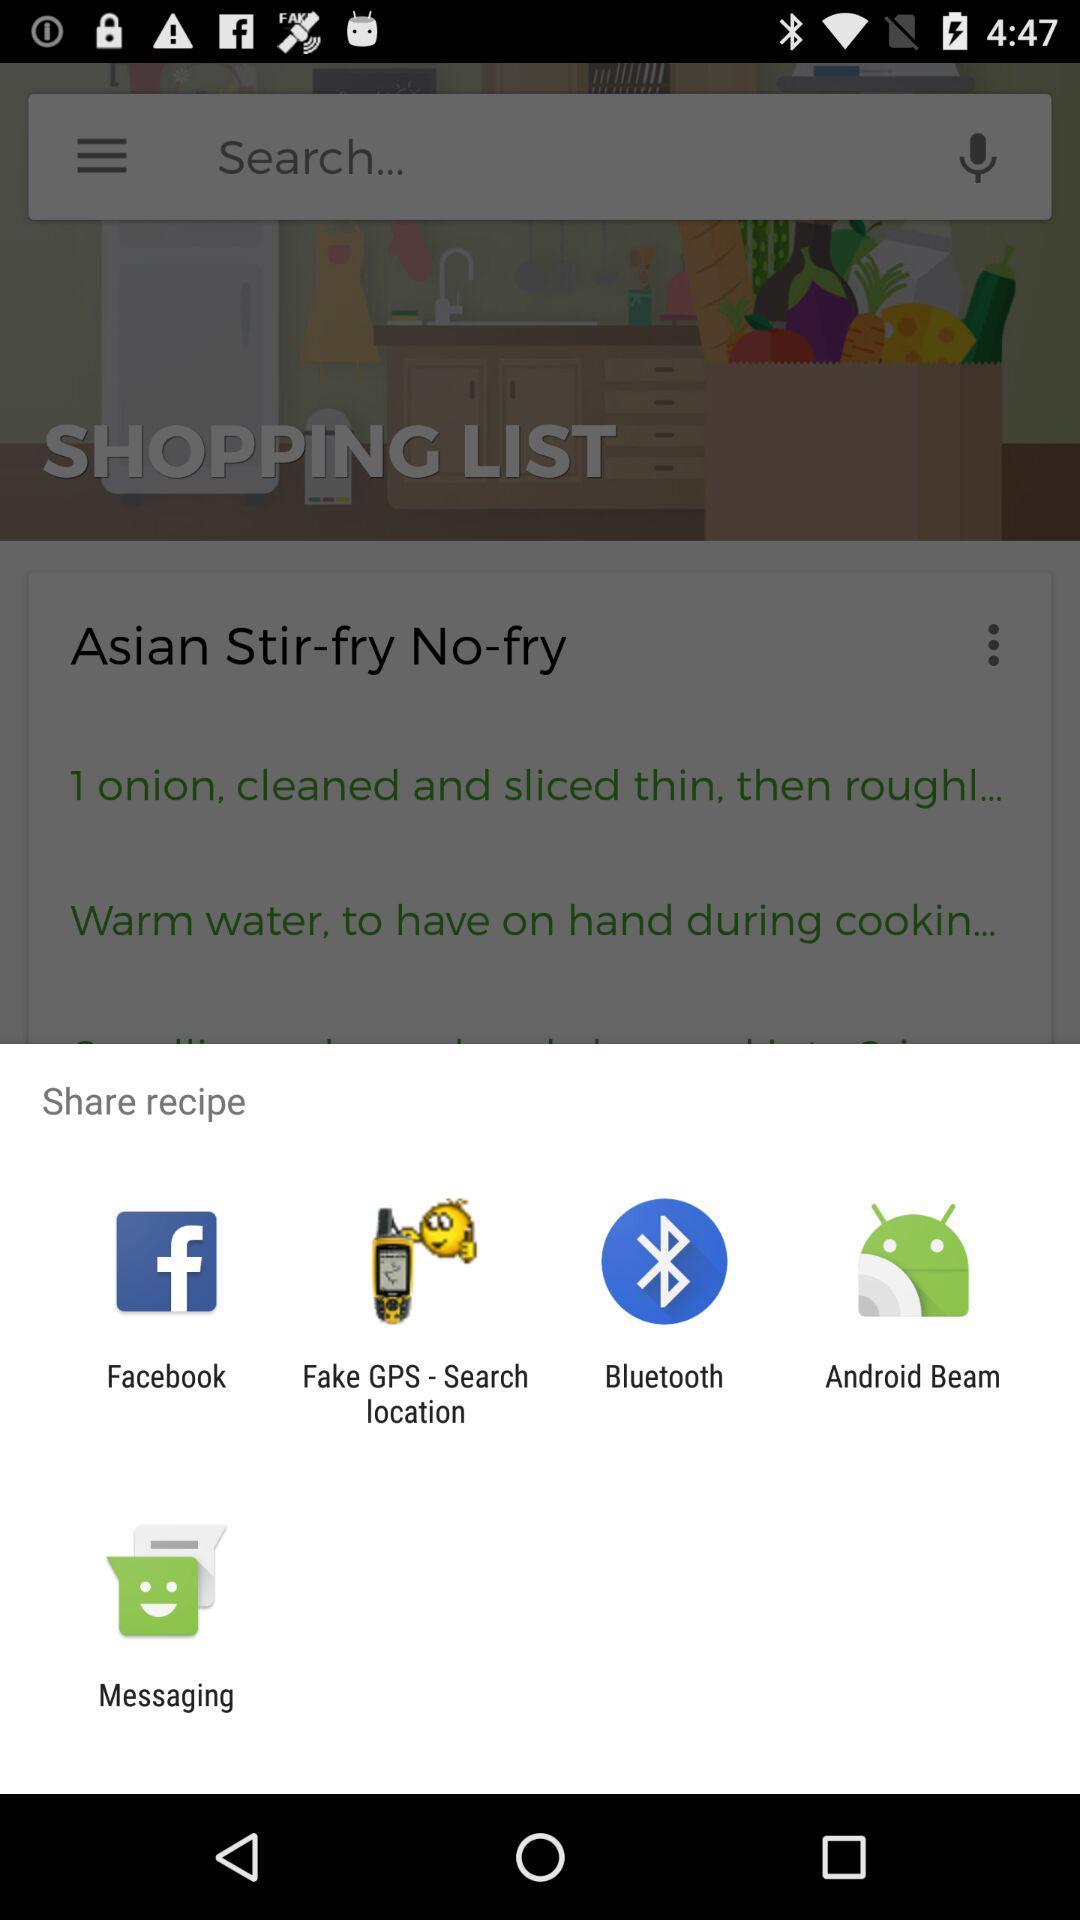 Image resolution: width=1080 pixels, height=1920 pixels. Describe the element at coordinates (664, 1392) in the screenshot. I see `item next to android beam` at that location.